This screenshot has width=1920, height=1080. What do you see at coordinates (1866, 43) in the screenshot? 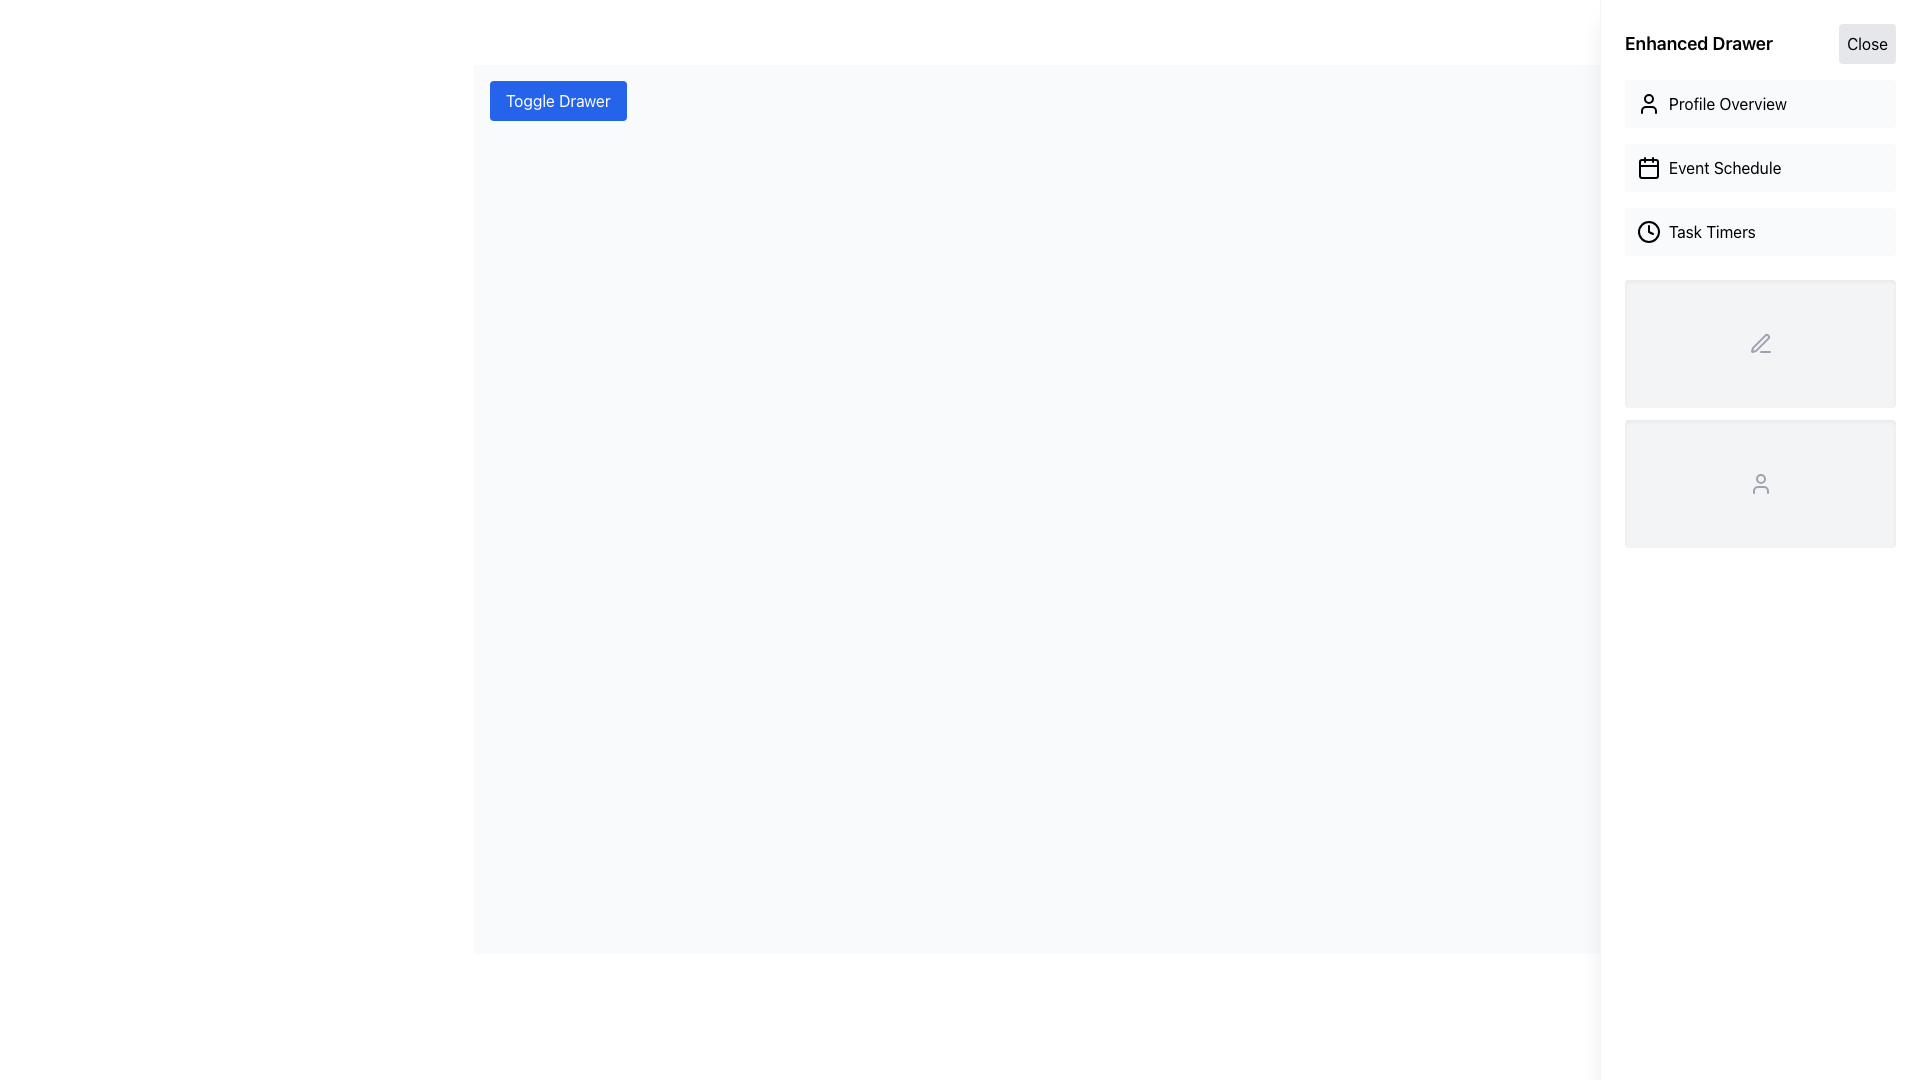
I see `the 'Close' button in the top-right corner of the 'Enhanced Drawer' panel` at bounding box center [1866, 43].